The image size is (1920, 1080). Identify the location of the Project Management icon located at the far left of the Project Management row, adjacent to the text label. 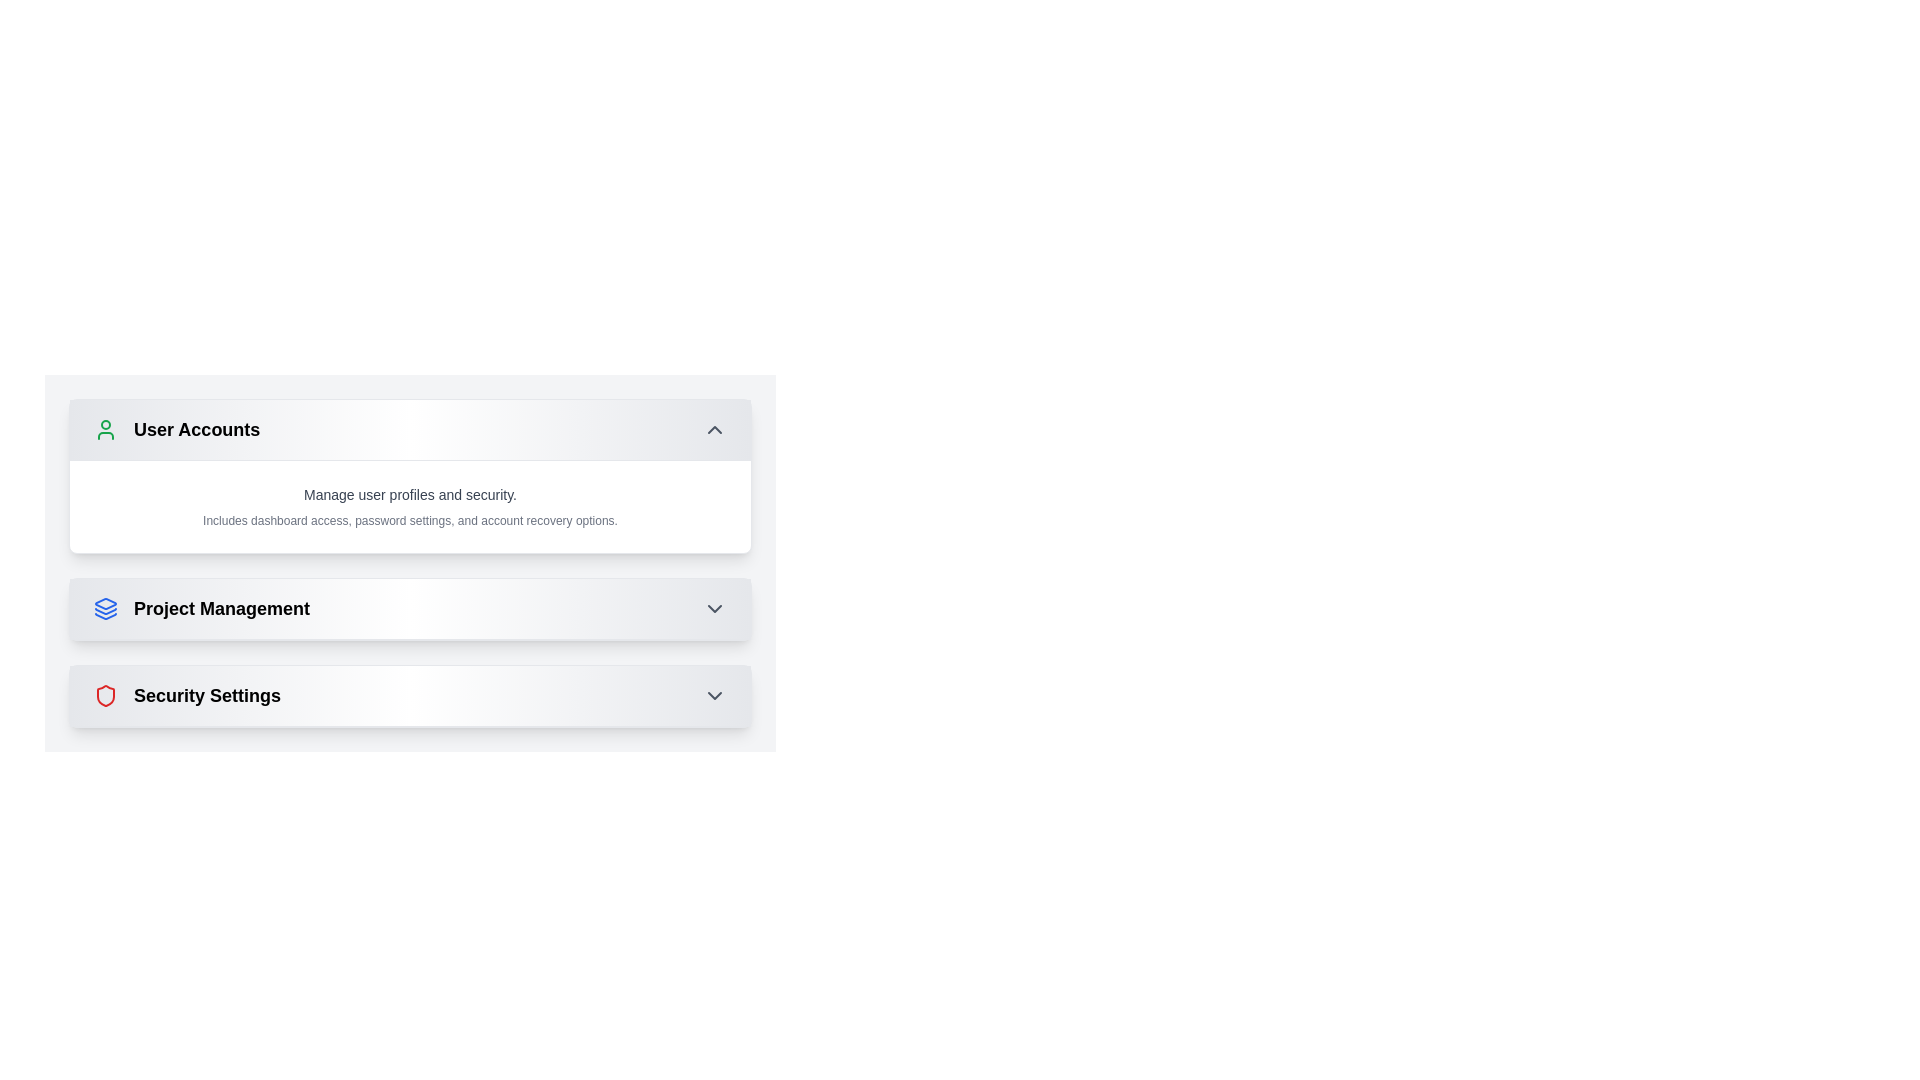
(104, 608).